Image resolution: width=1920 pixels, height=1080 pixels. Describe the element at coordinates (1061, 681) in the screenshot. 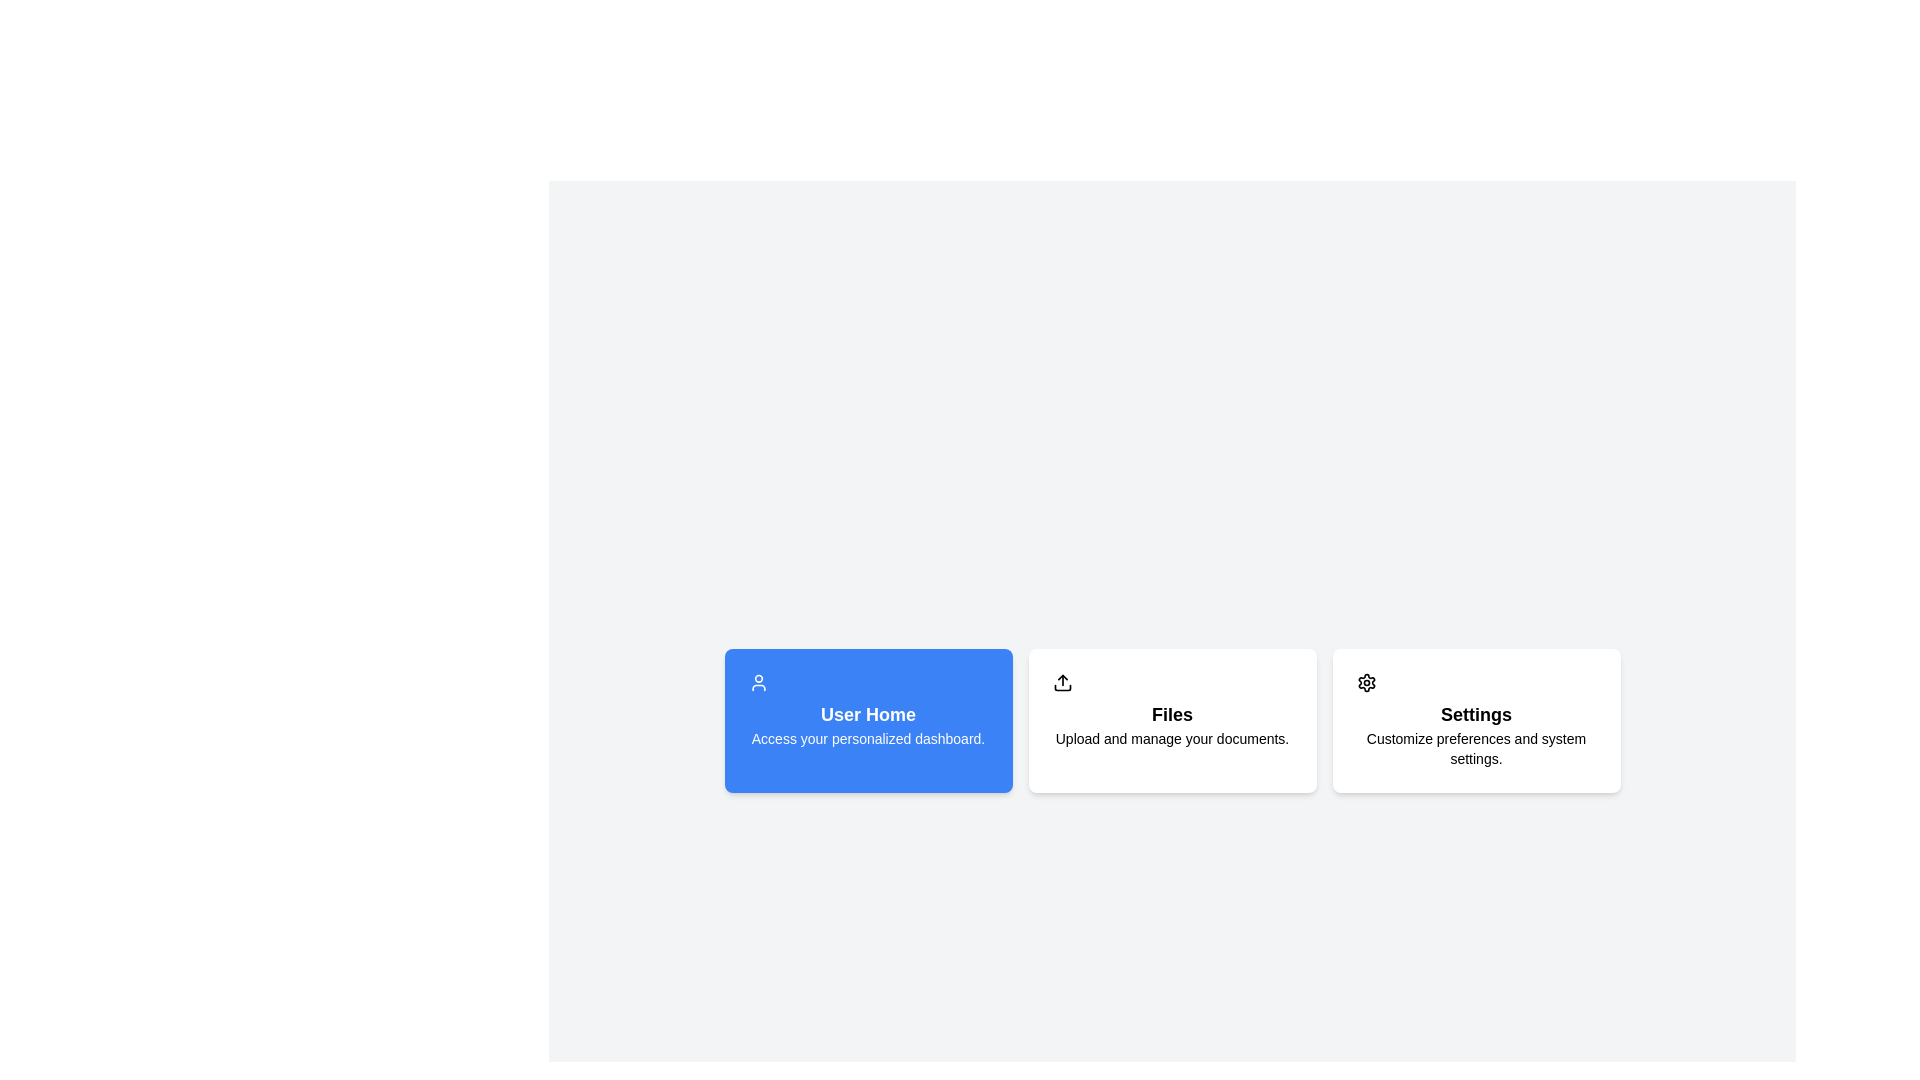

I see `the upload icon with the class identifier 'lucide-upload', located in the upper-left area of the 'Files' card` at that location.